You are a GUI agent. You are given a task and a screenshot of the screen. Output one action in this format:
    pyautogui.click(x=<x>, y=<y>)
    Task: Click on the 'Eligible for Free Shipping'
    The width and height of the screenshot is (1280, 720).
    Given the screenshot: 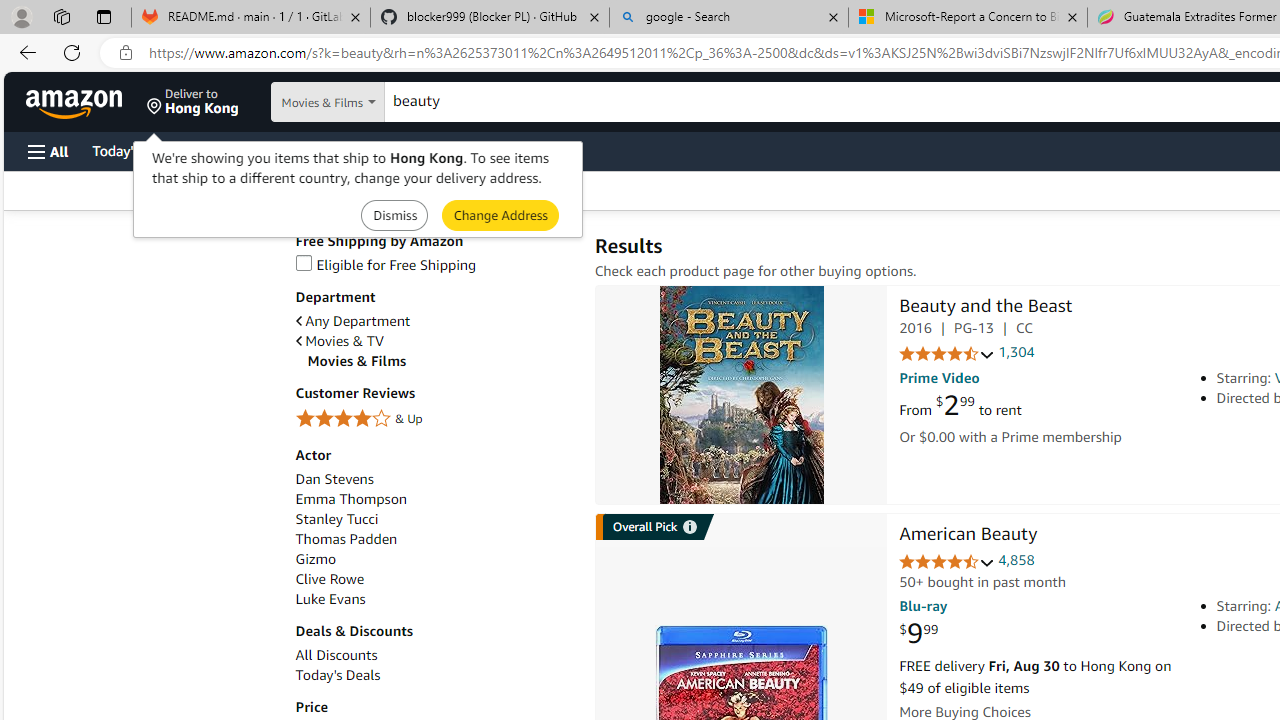 What is the action you would take?
    pyautogui.click(x=433, y=264)
    